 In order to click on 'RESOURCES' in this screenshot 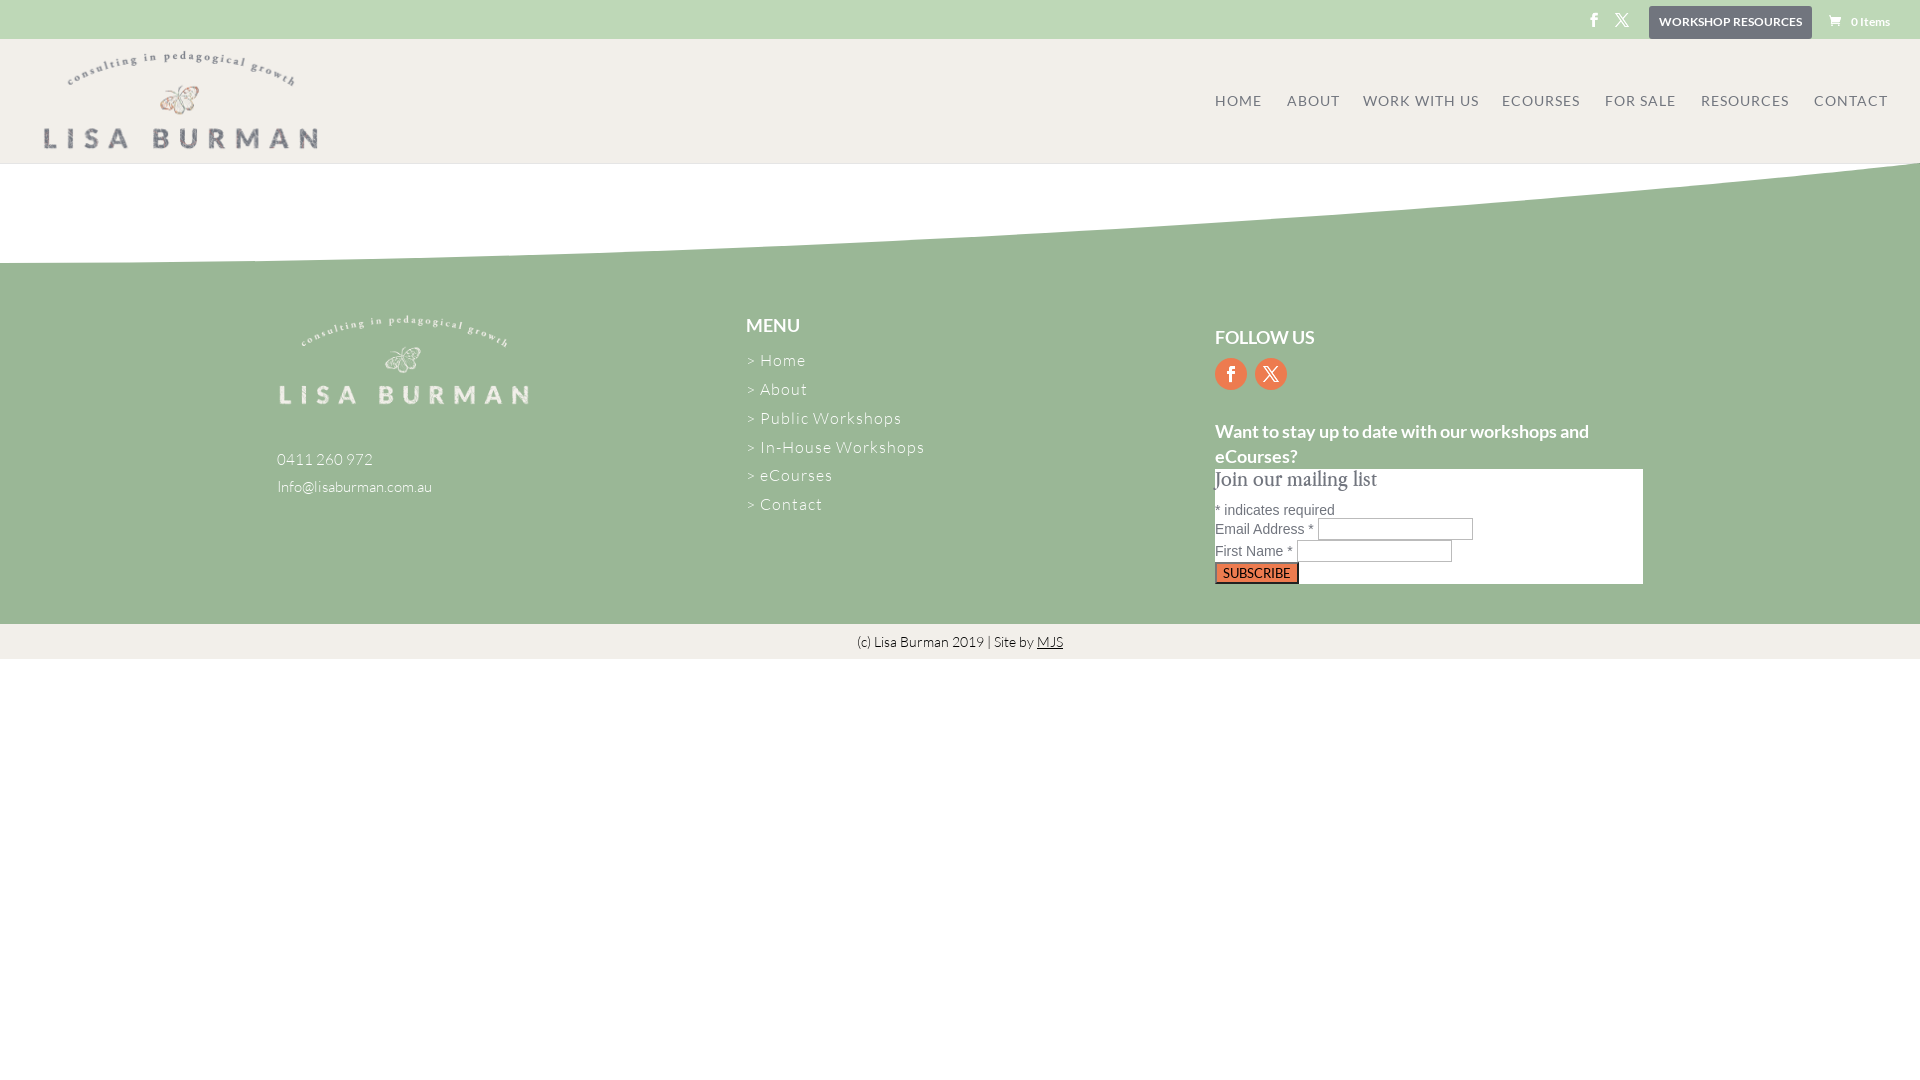, I will do `click(1744, 128)`.